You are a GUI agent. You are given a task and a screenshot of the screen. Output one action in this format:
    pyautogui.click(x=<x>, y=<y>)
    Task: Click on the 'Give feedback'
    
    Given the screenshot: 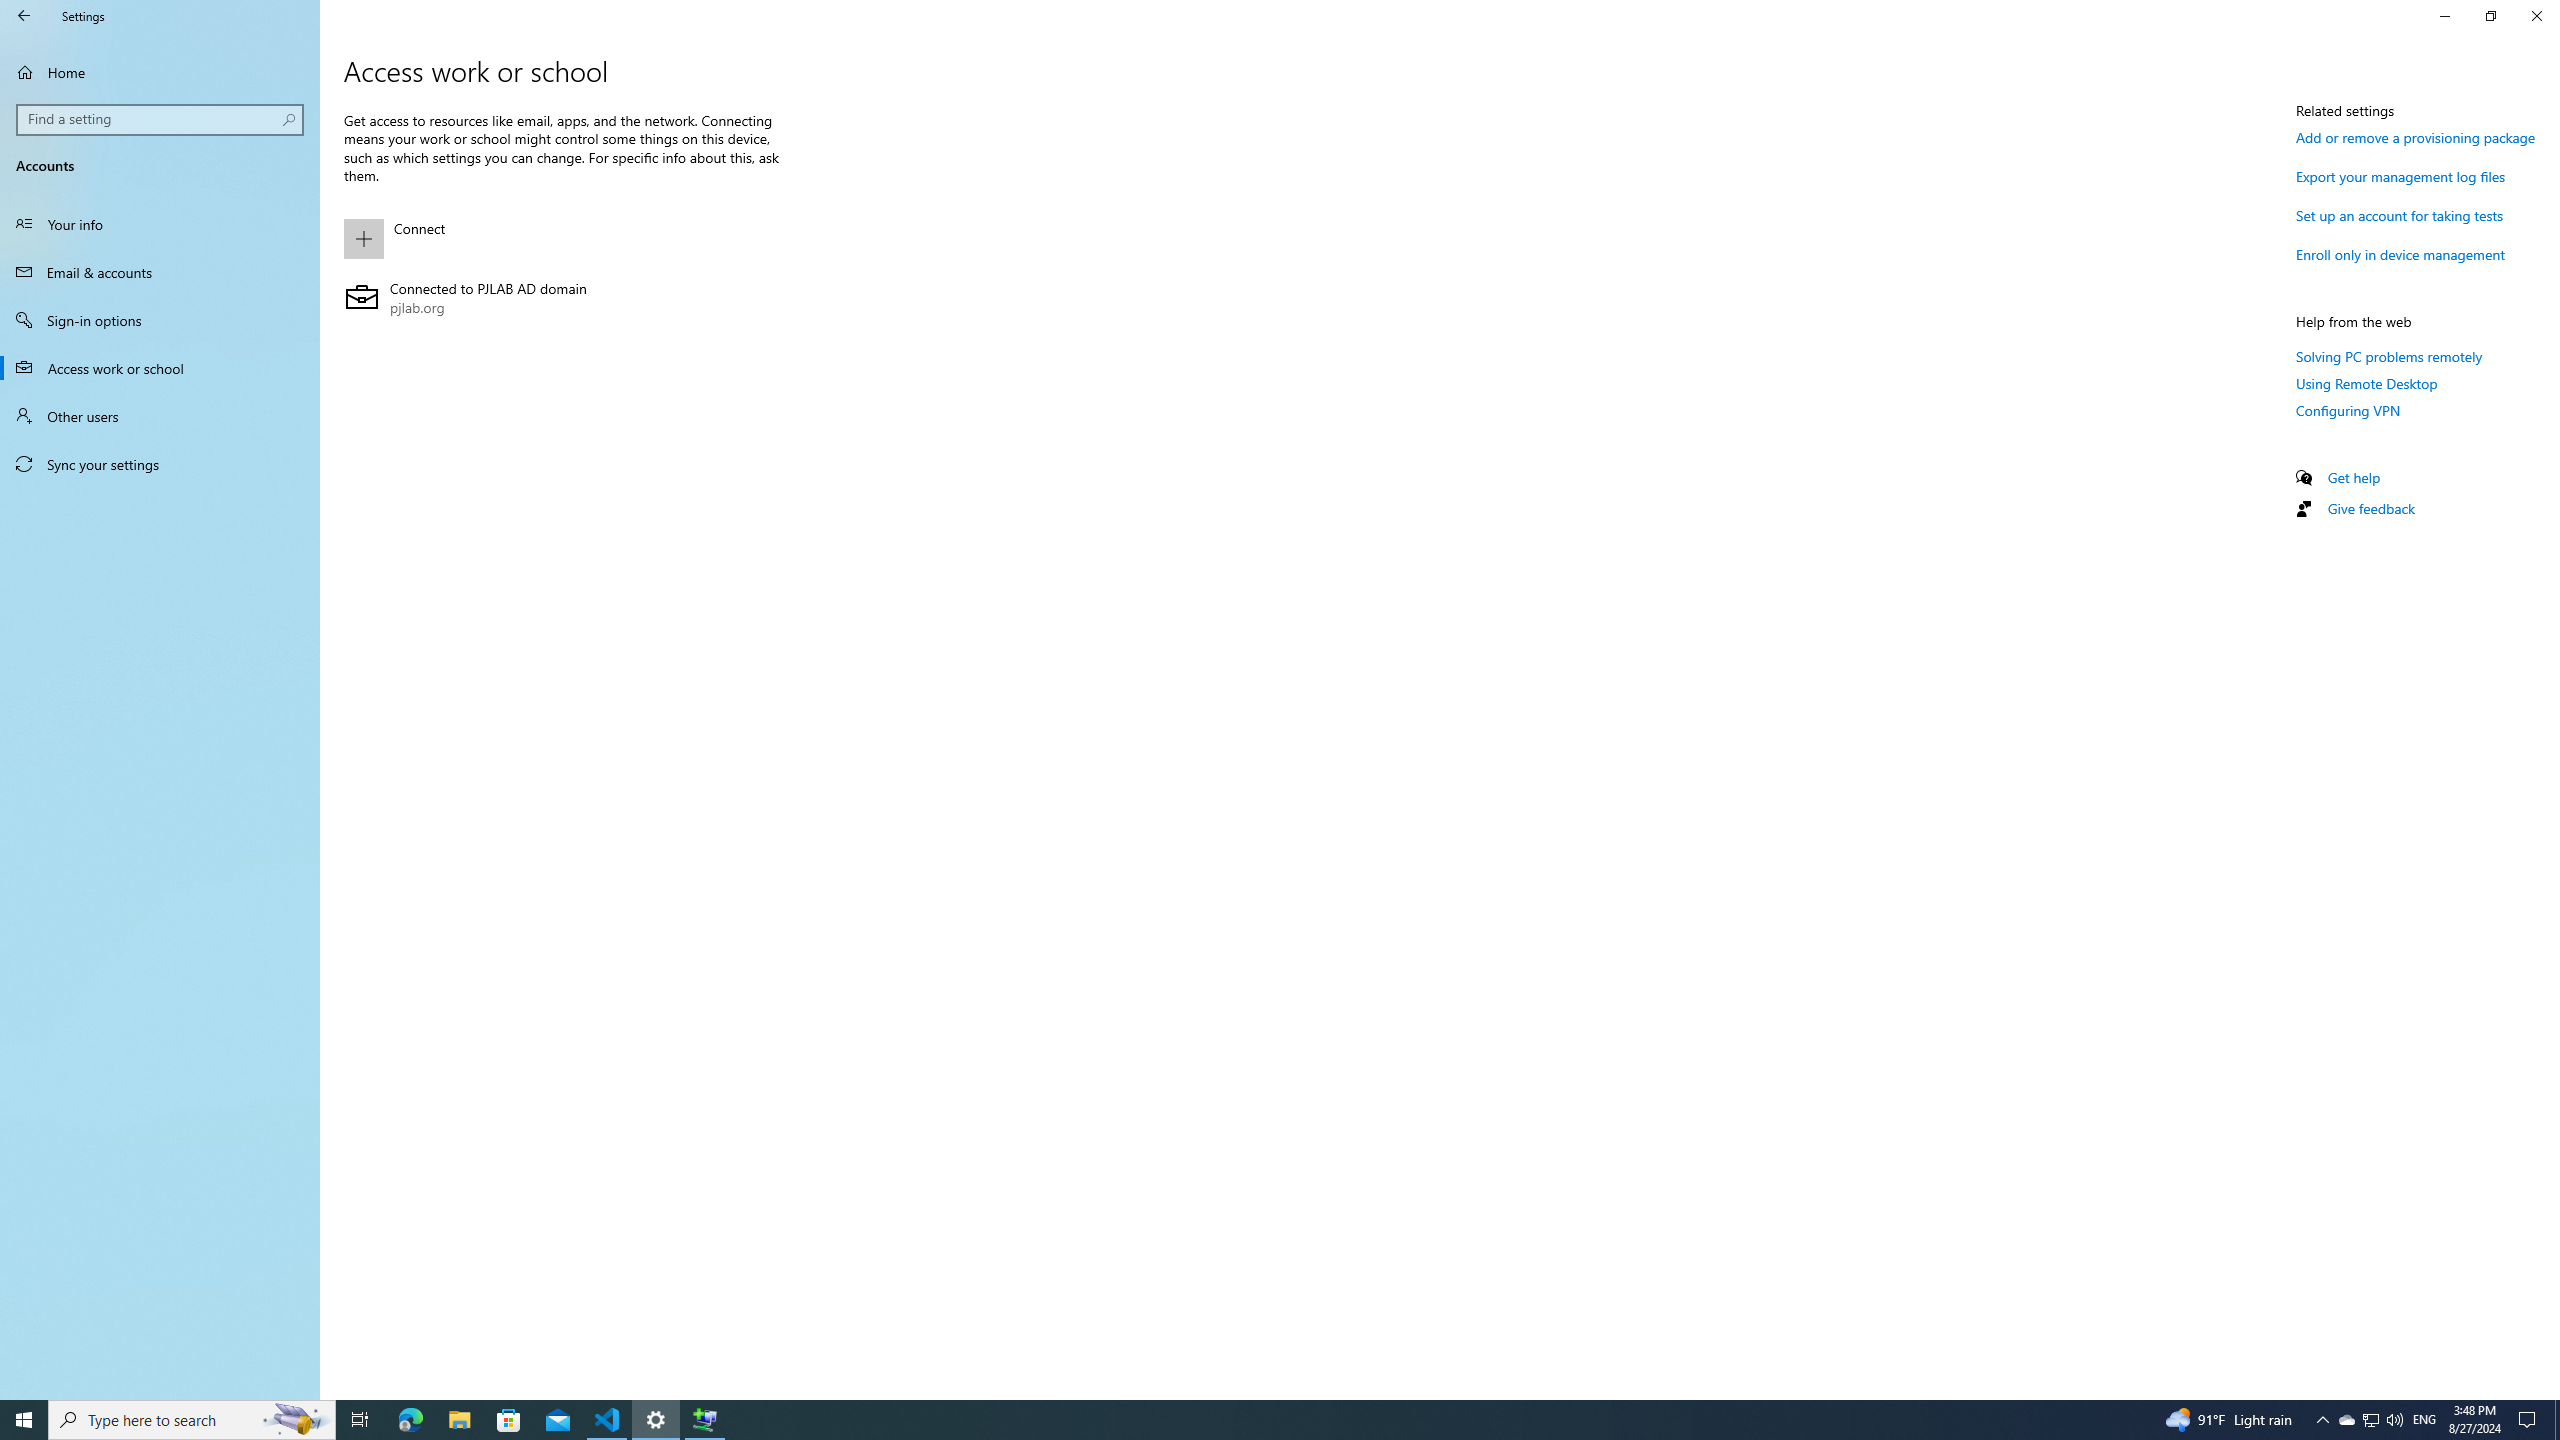 What is the action you would take?
    pyautogui.click(x=2369, y=509)
    